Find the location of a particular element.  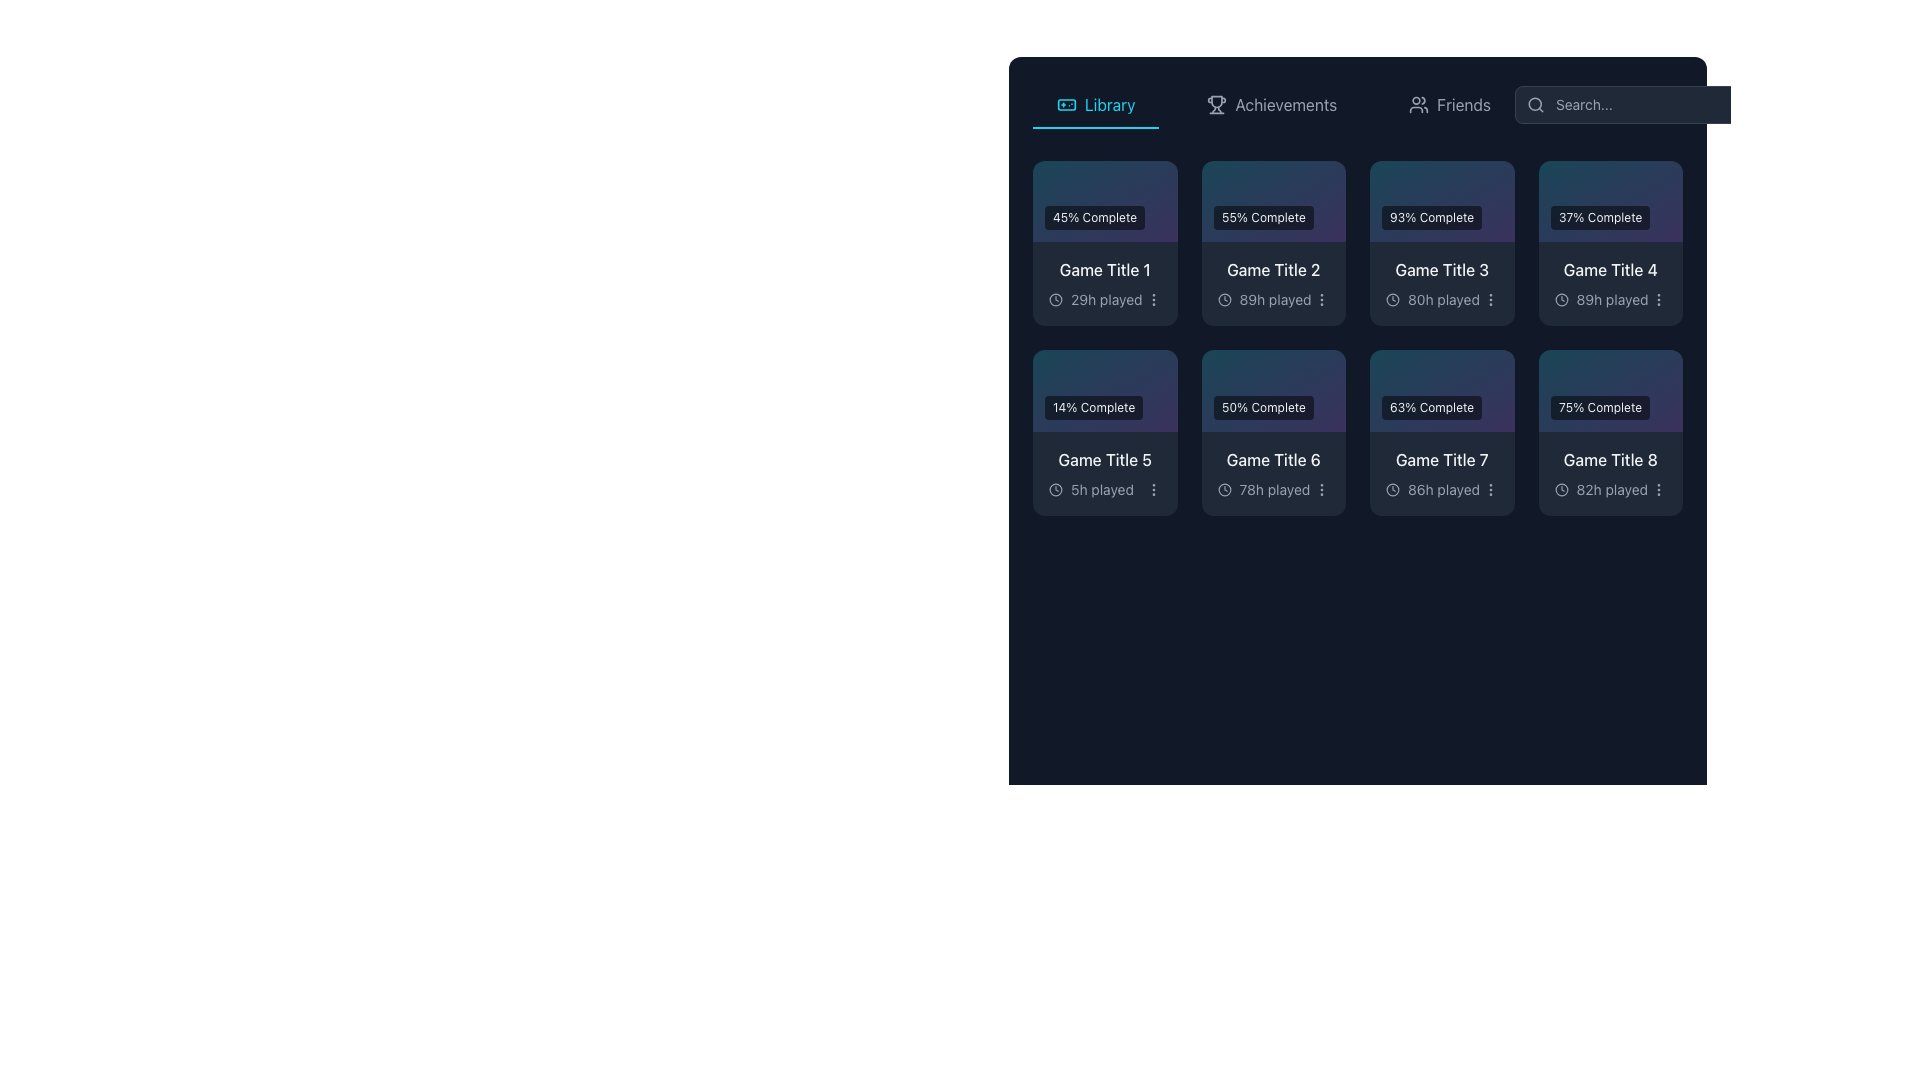

the Informational Label displaying a 93% completion rate for 'Game Title 3', located in the top-central row of the grid layout is located at coordinates (1442, 201).